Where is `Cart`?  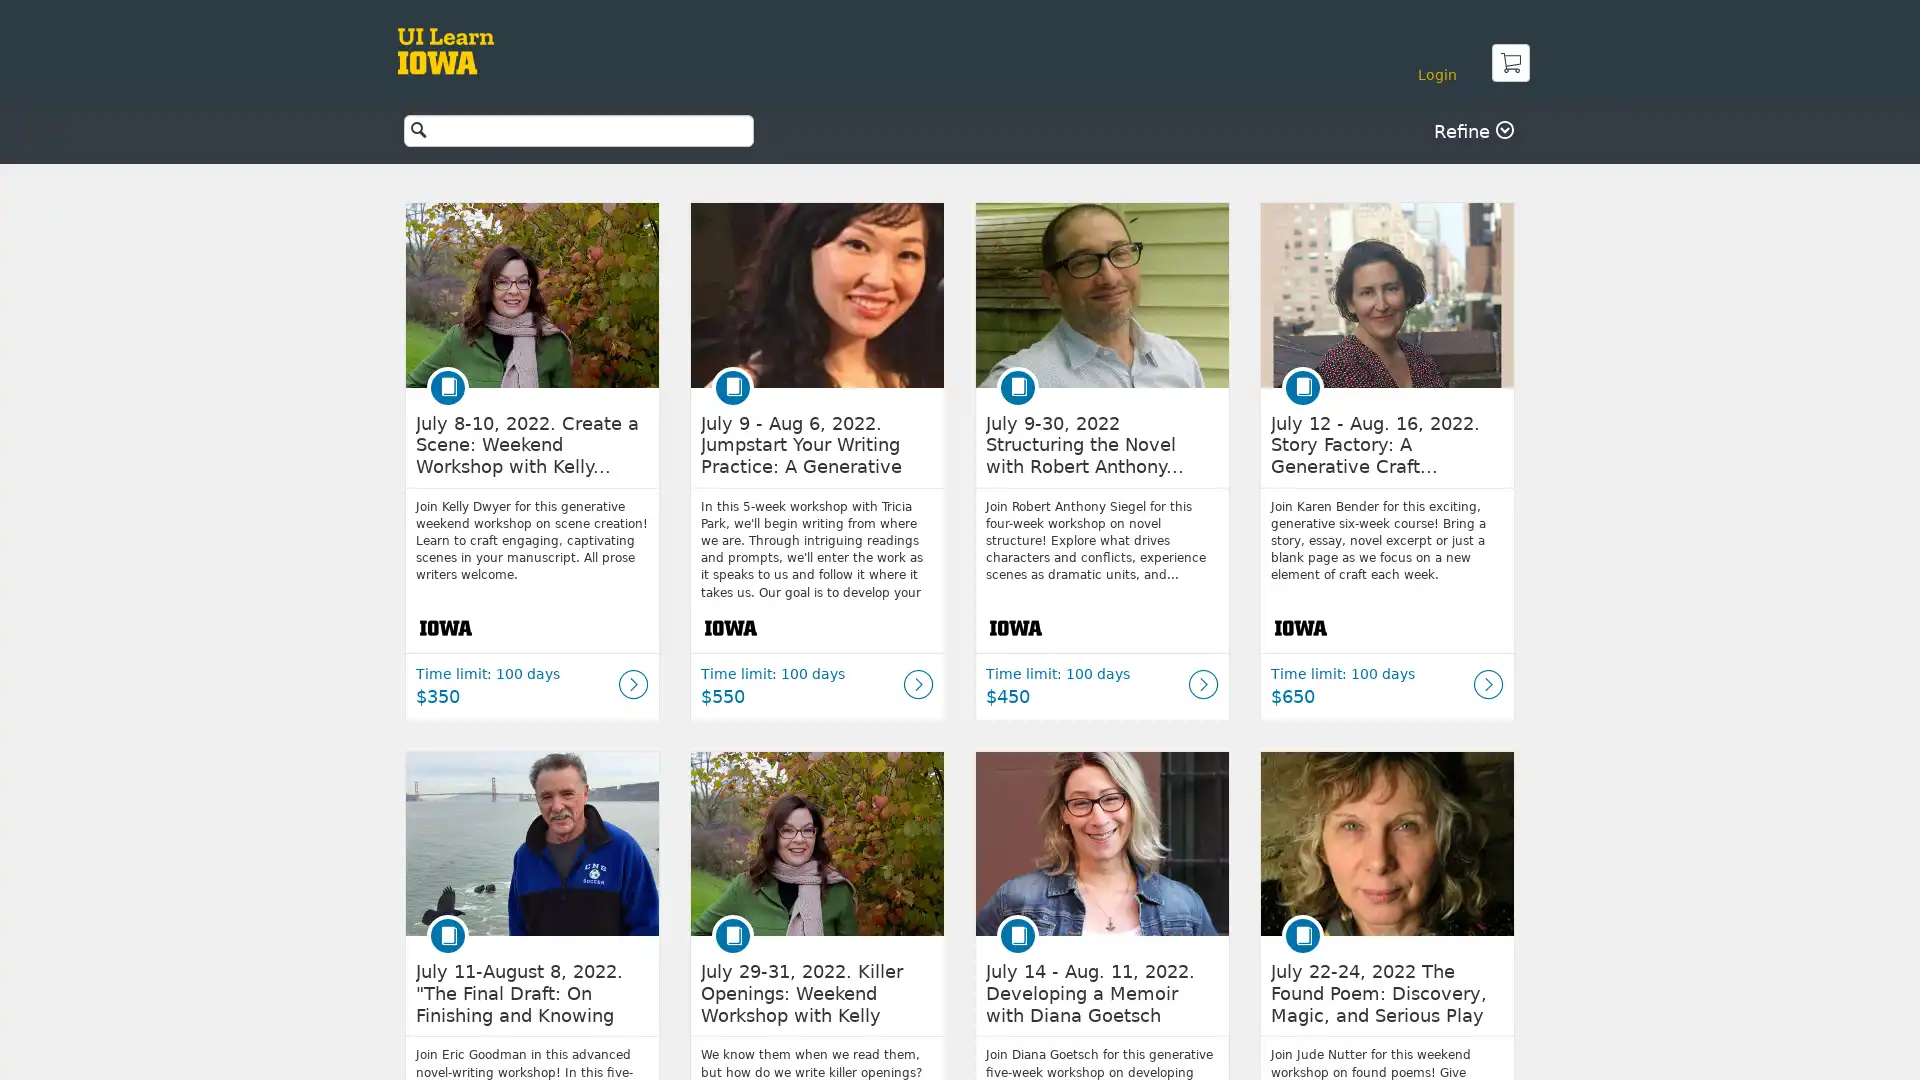 Cart is located at coordinates (1511, 60).